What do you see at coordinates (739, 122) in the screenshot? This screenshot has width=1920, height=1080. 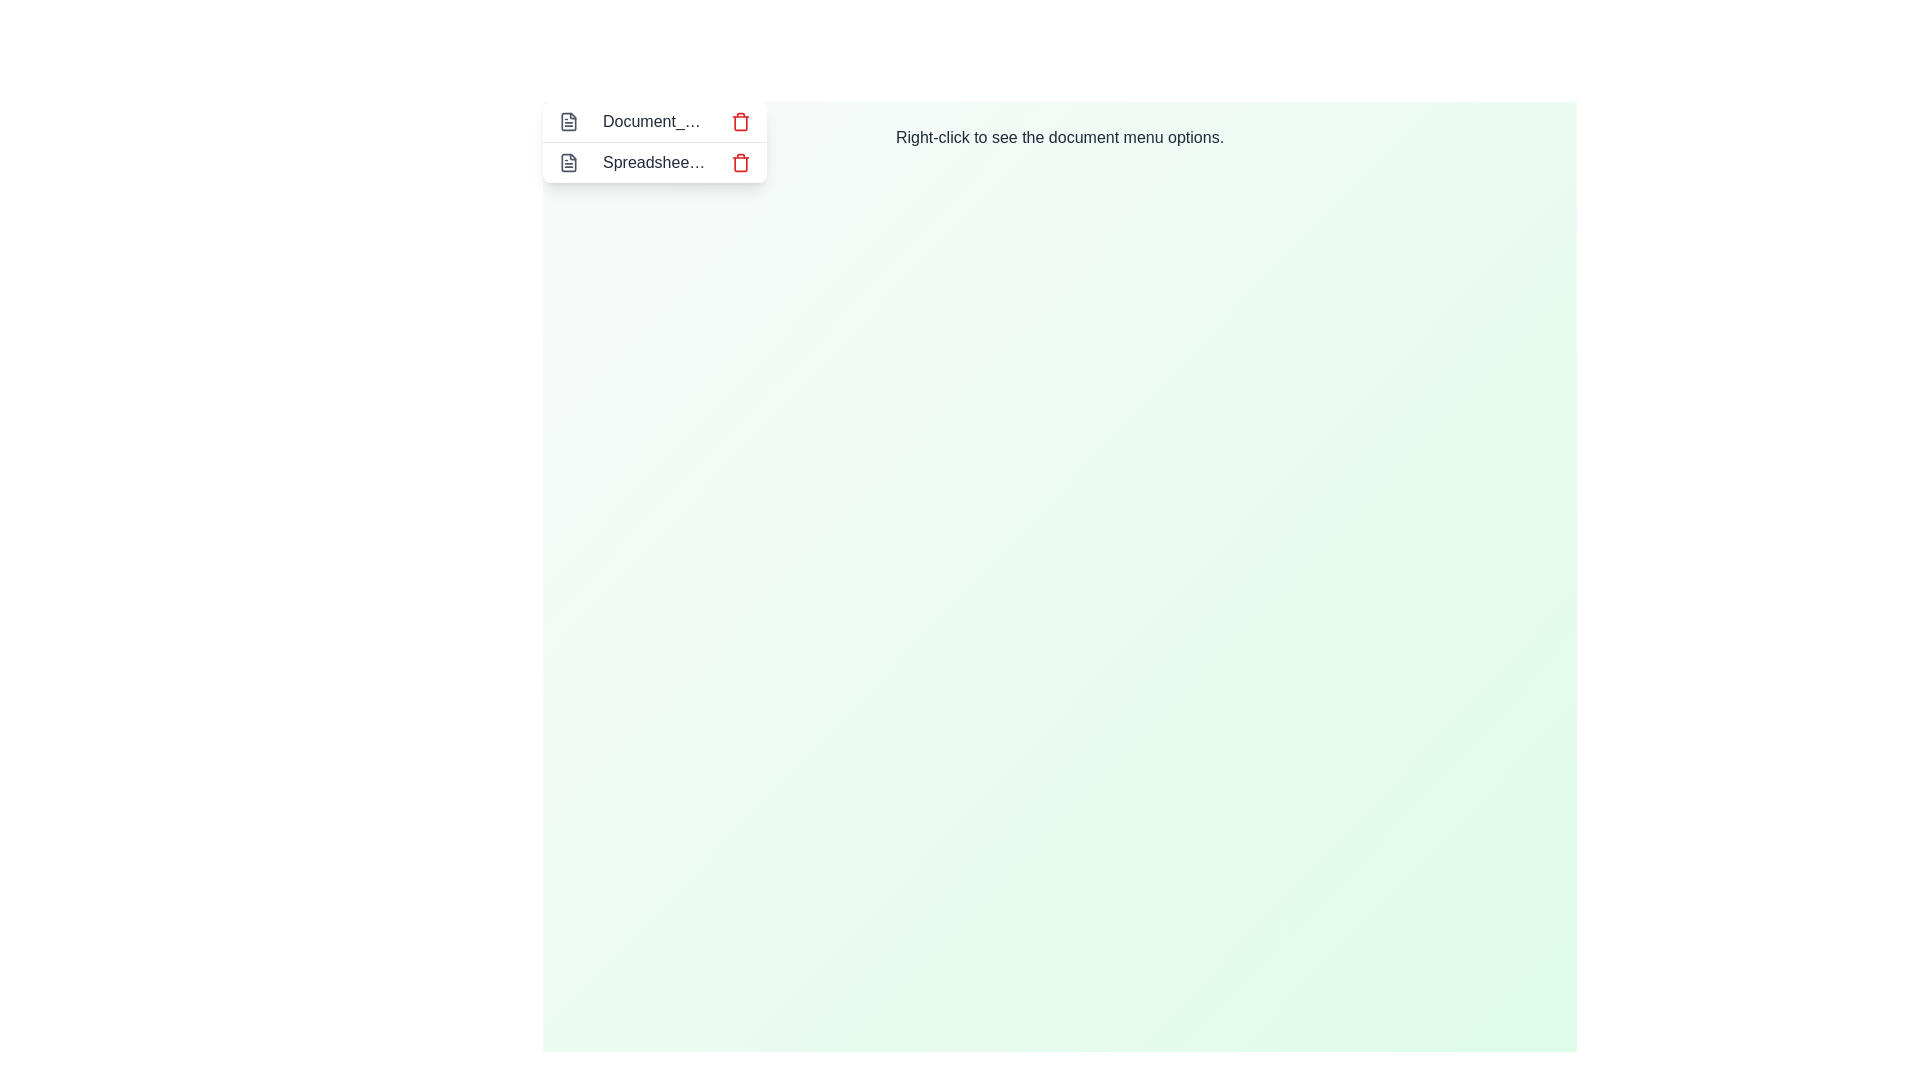 I see `the trash icon next to the document named Document_A.pdf to remove it from the list` at bounding box center [739, 122].